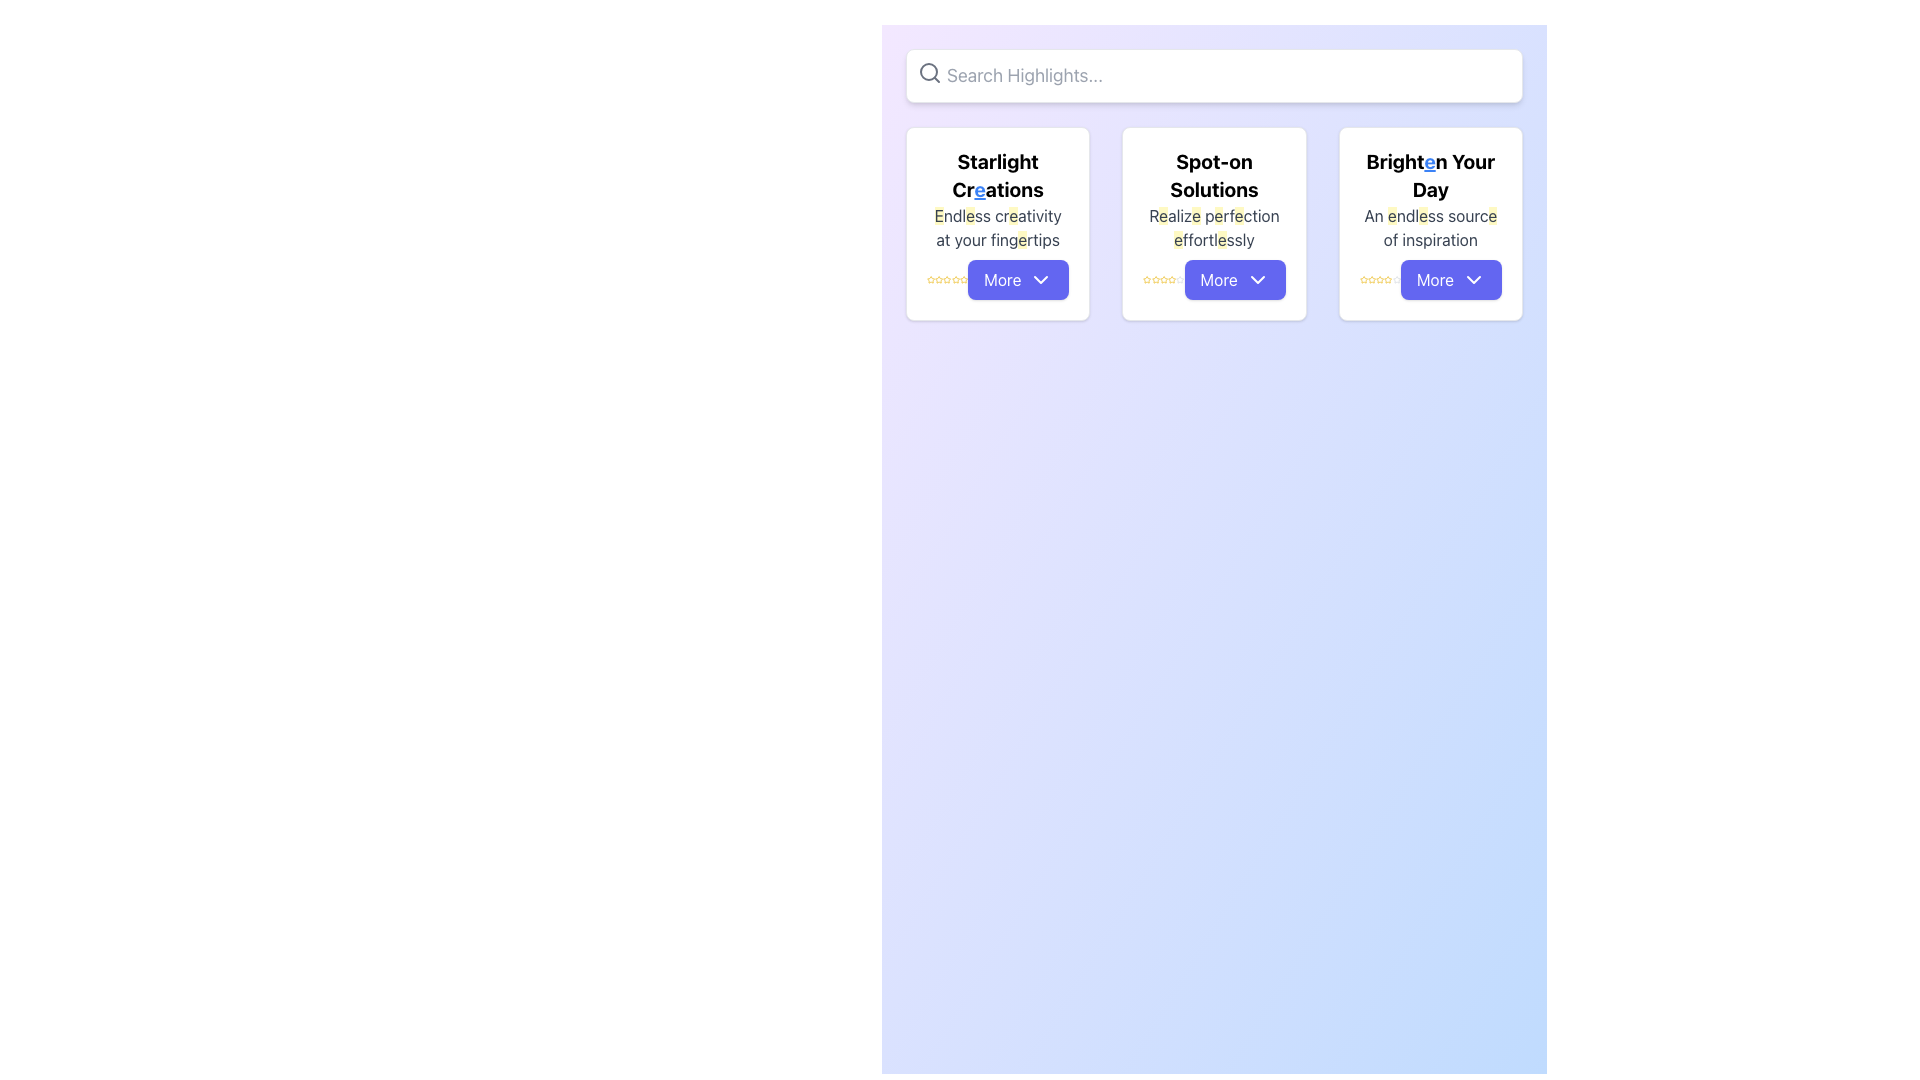 This screenshot has width=1920, height=1080. Describe the element at coordinates (1234, 280) in the screenshot. I see `the expandable button located at the bottom section of the 'Spot-on Solutions' card` at that location.